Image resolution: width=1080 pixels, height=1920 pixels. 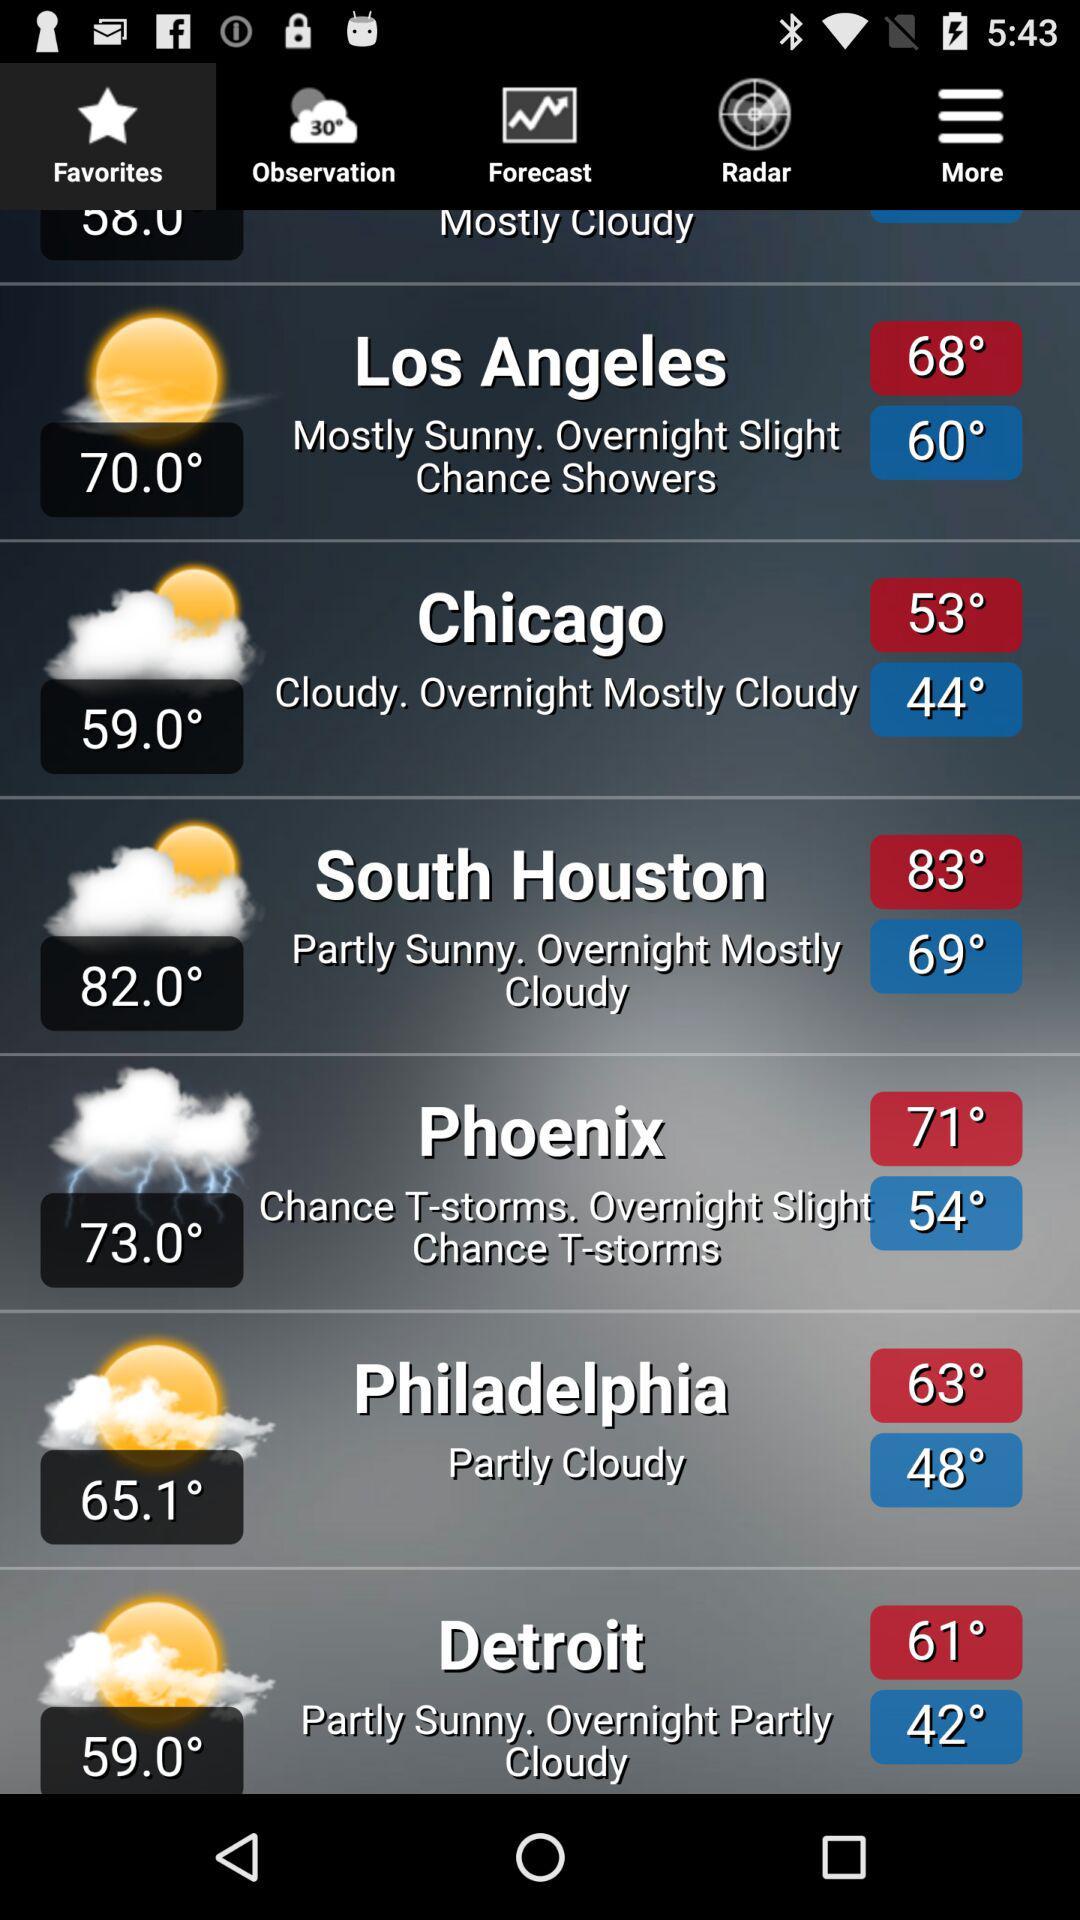 What do you see at coordinates (108, 124) in the screenshot?
I see `favorites item` at bounding box center [108, 124].